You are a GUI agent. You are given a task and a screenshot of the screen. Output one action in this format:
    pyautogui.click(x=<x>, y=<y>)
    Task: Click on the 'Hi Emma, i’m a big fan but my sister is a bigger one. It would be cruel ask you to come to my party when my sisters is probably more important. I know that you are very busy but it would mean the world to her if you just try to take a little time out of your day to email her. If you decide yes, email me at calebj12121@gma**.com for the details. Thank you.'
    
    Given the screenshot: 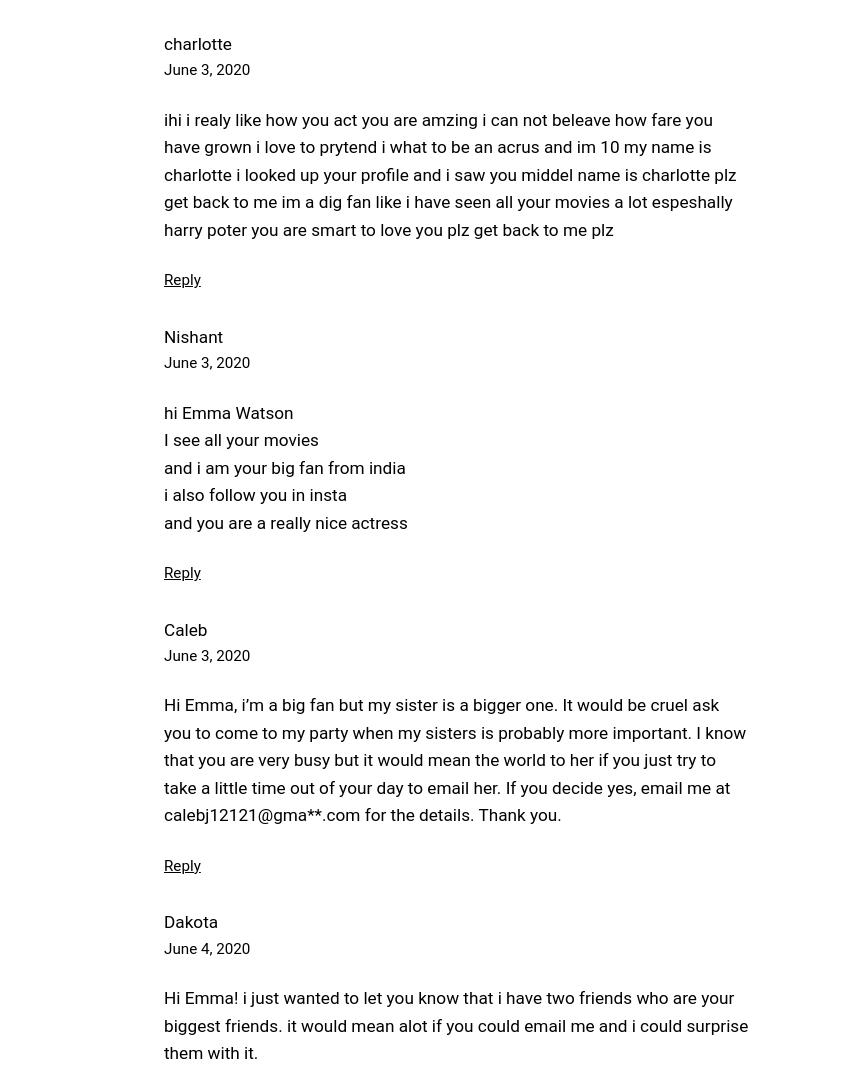 What is the action you would take?
    pyautogui.click(x=454, y=758)
    